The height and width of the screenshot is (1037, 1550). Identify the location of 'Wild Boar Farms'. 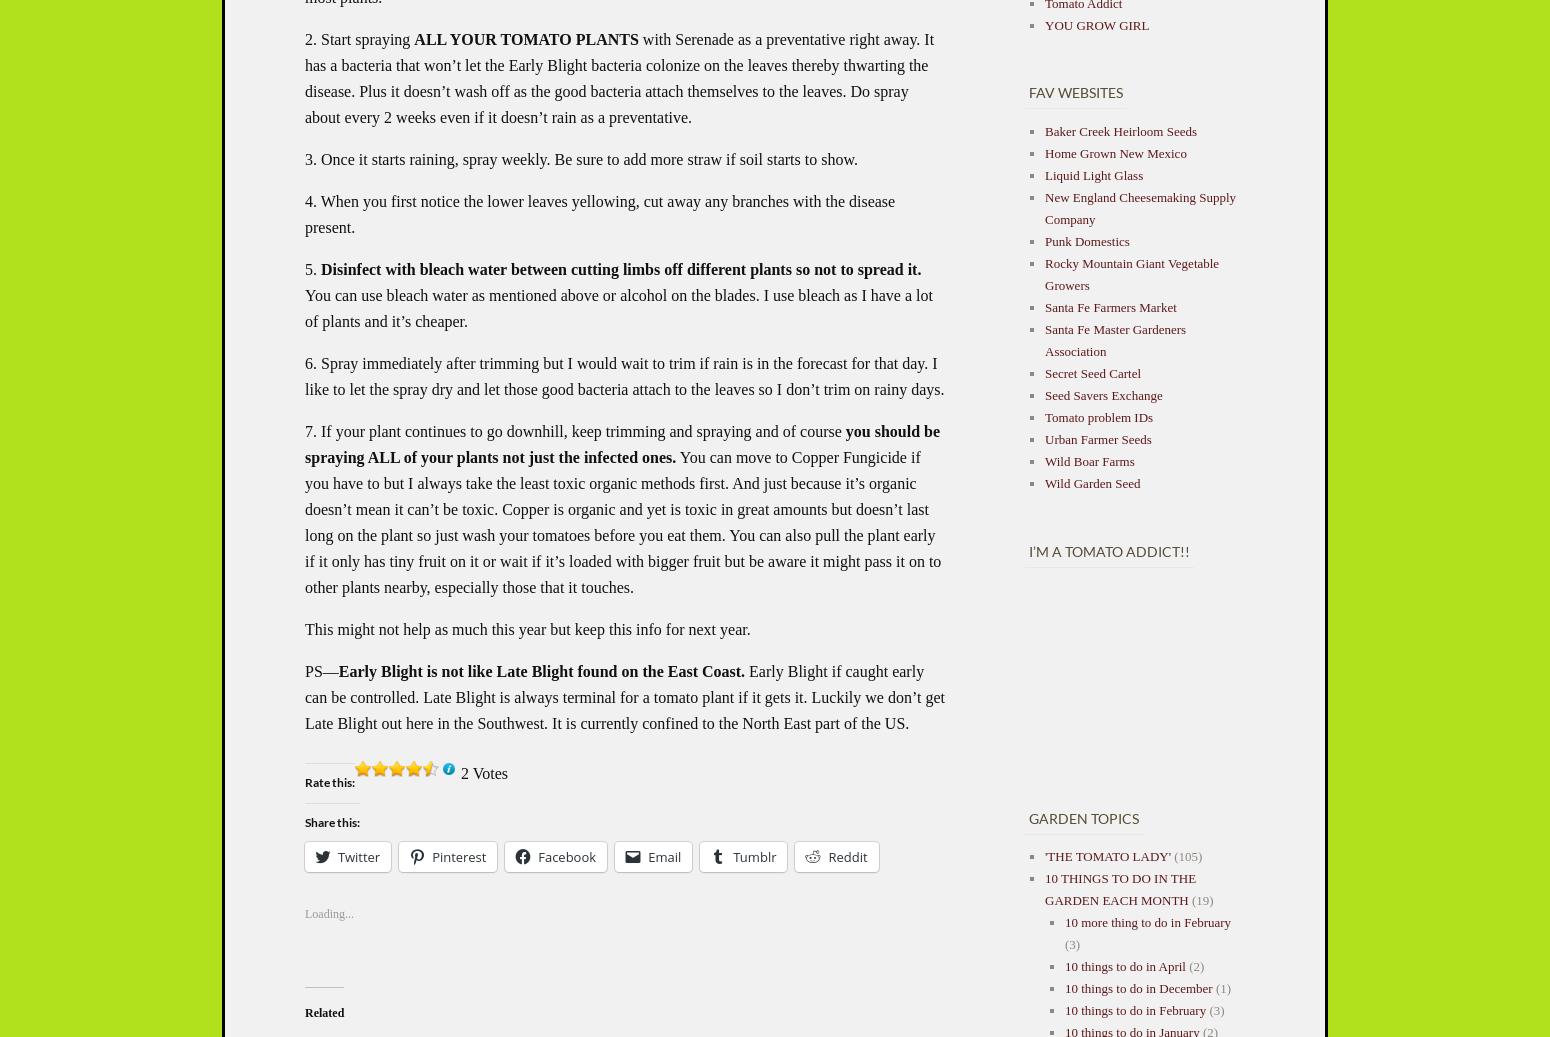
(1088, 459).